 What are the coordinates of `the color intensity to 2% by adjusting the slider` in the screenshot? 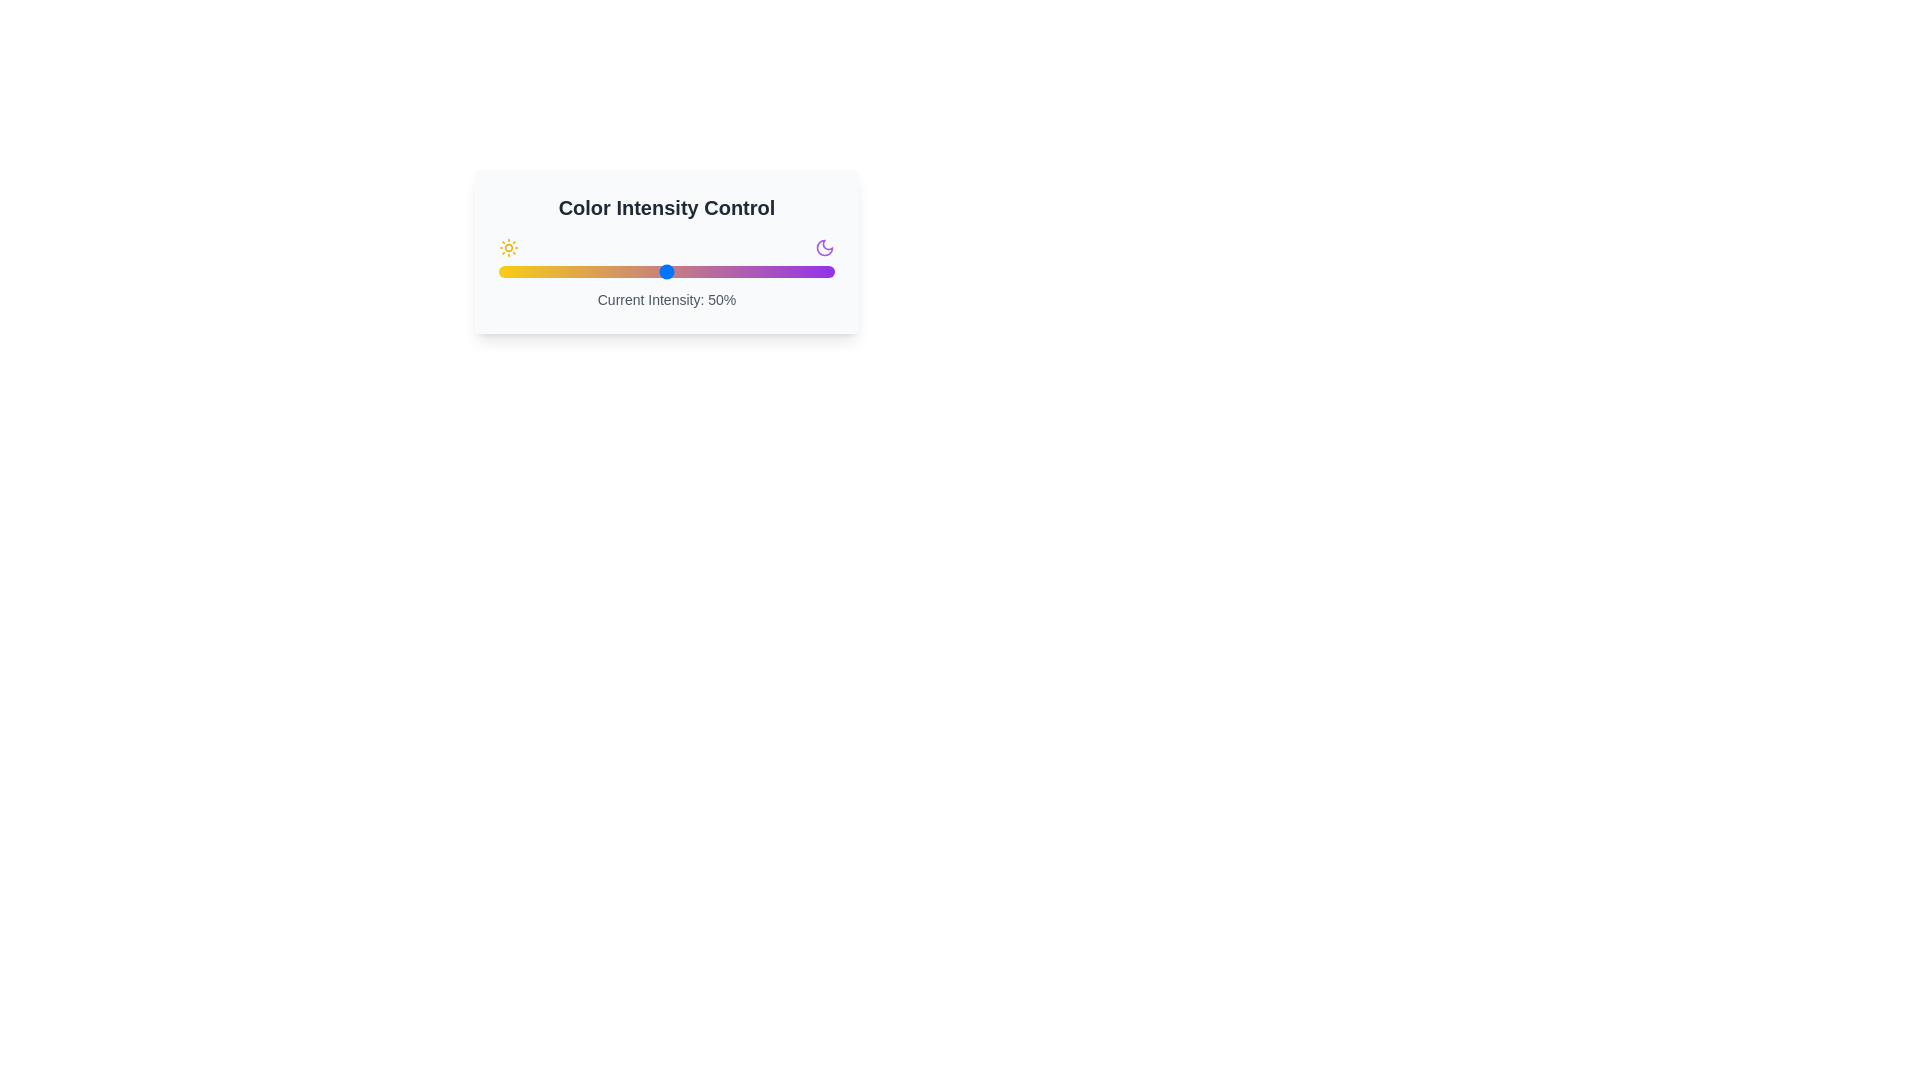 It's located at (505, 272).